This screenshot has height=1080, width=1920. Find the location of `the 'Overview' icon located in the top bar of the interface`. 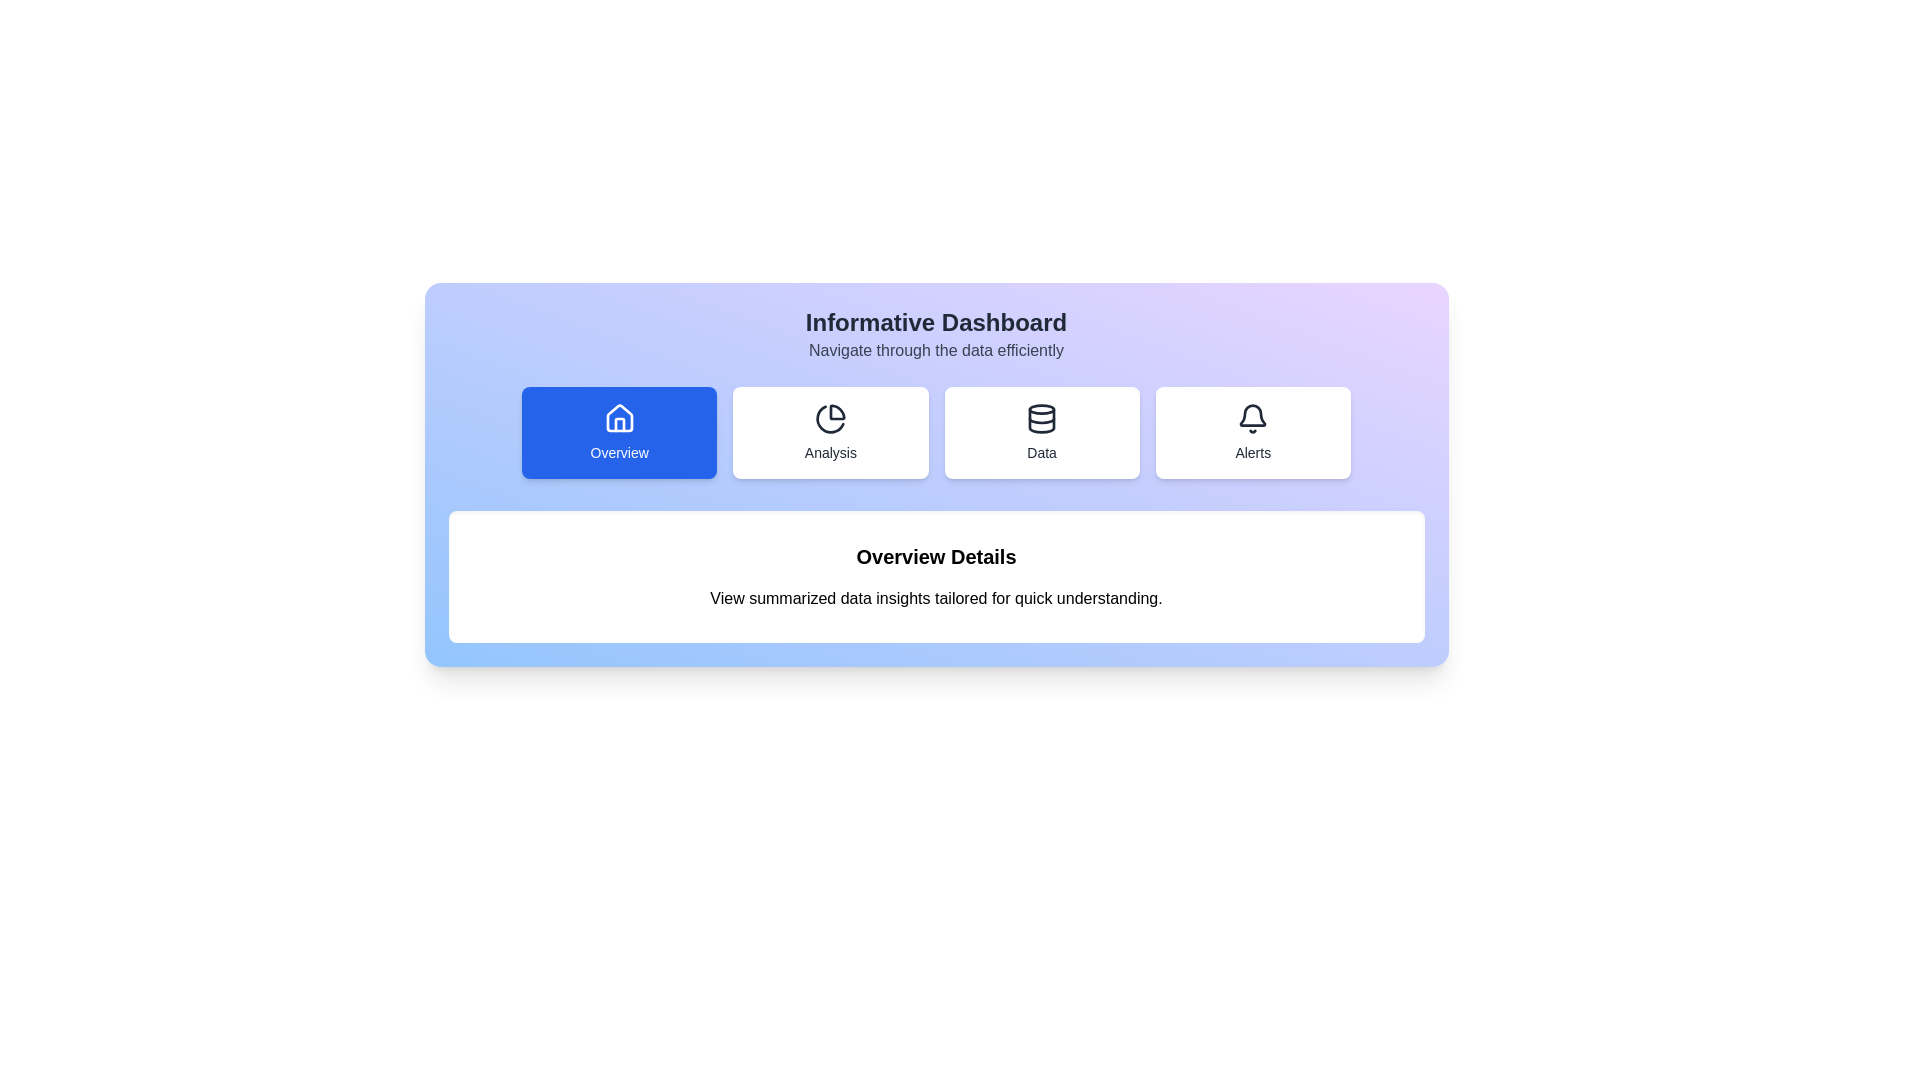

the 'Overview' icon located in the top bar of the interface is located at coordinates (618, 417).